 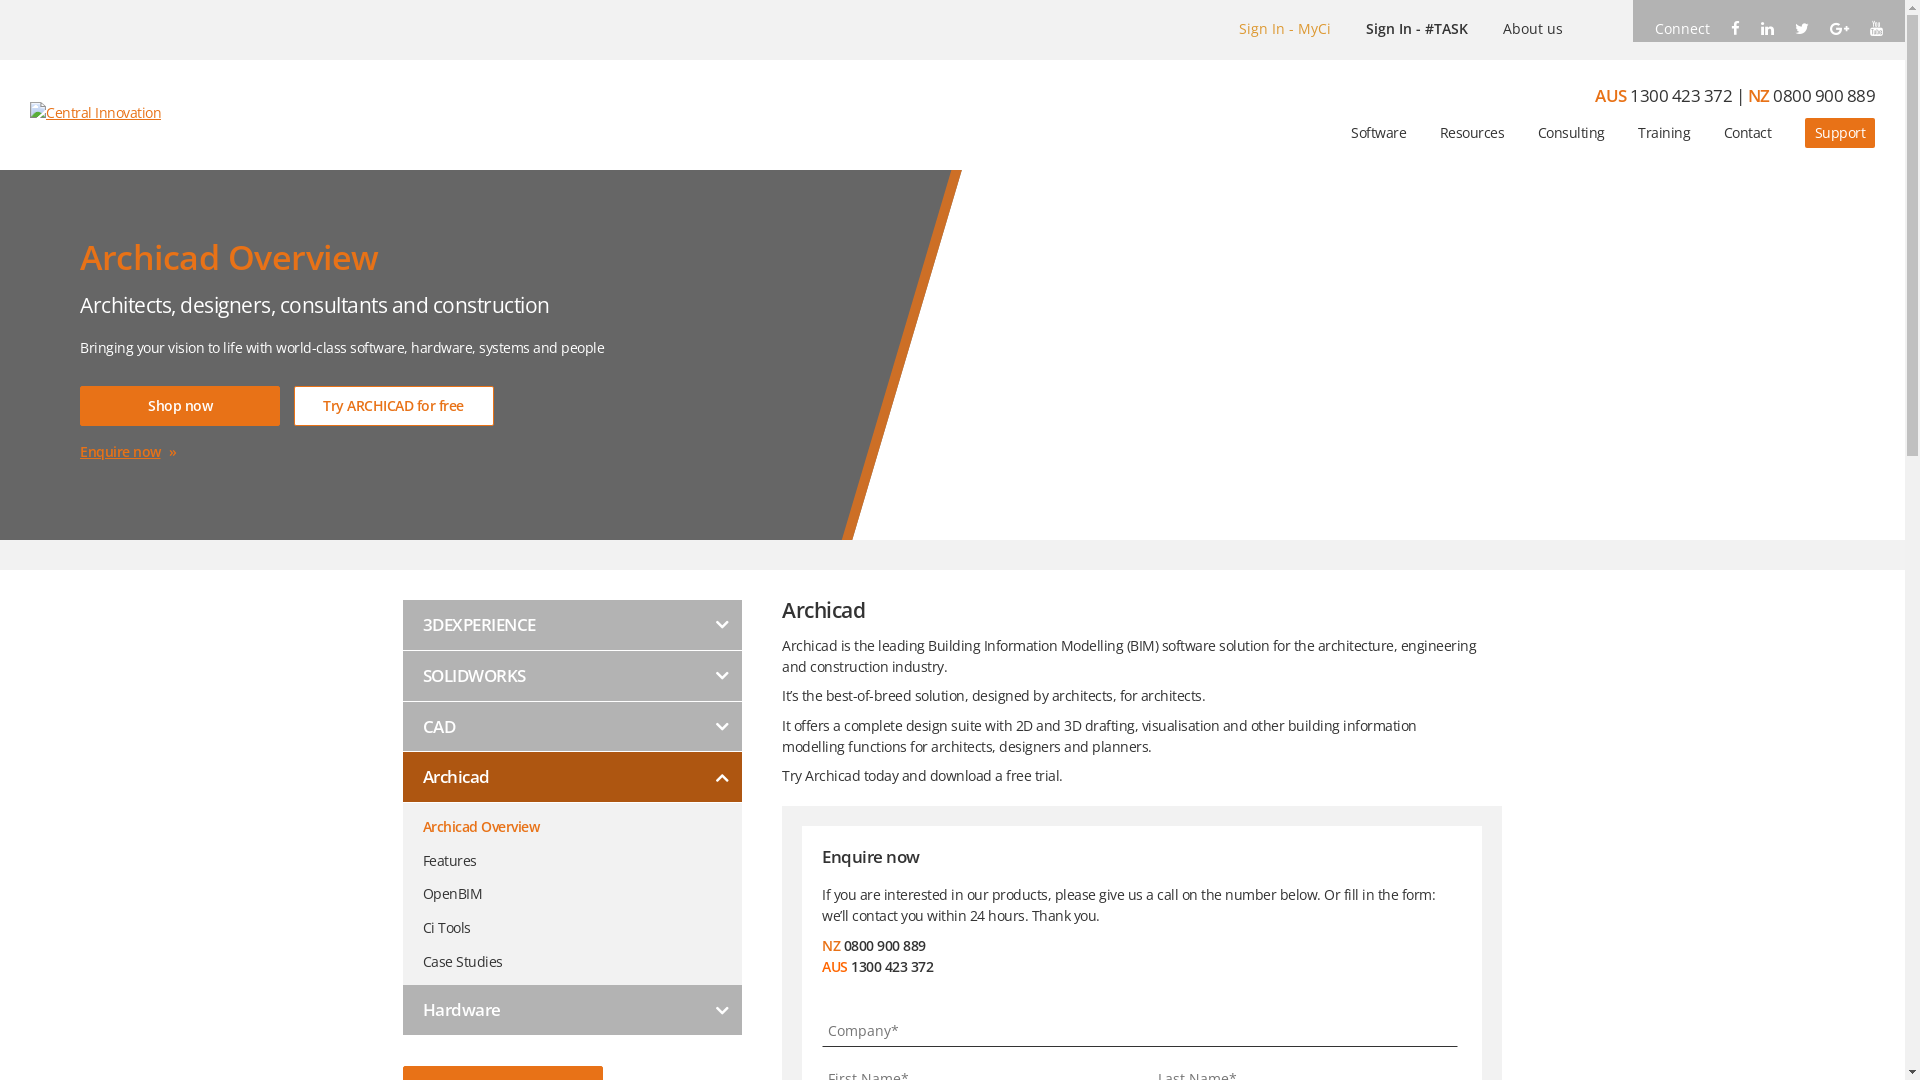 I want to click on 'OpenBIM', so click(x=580, y=886).